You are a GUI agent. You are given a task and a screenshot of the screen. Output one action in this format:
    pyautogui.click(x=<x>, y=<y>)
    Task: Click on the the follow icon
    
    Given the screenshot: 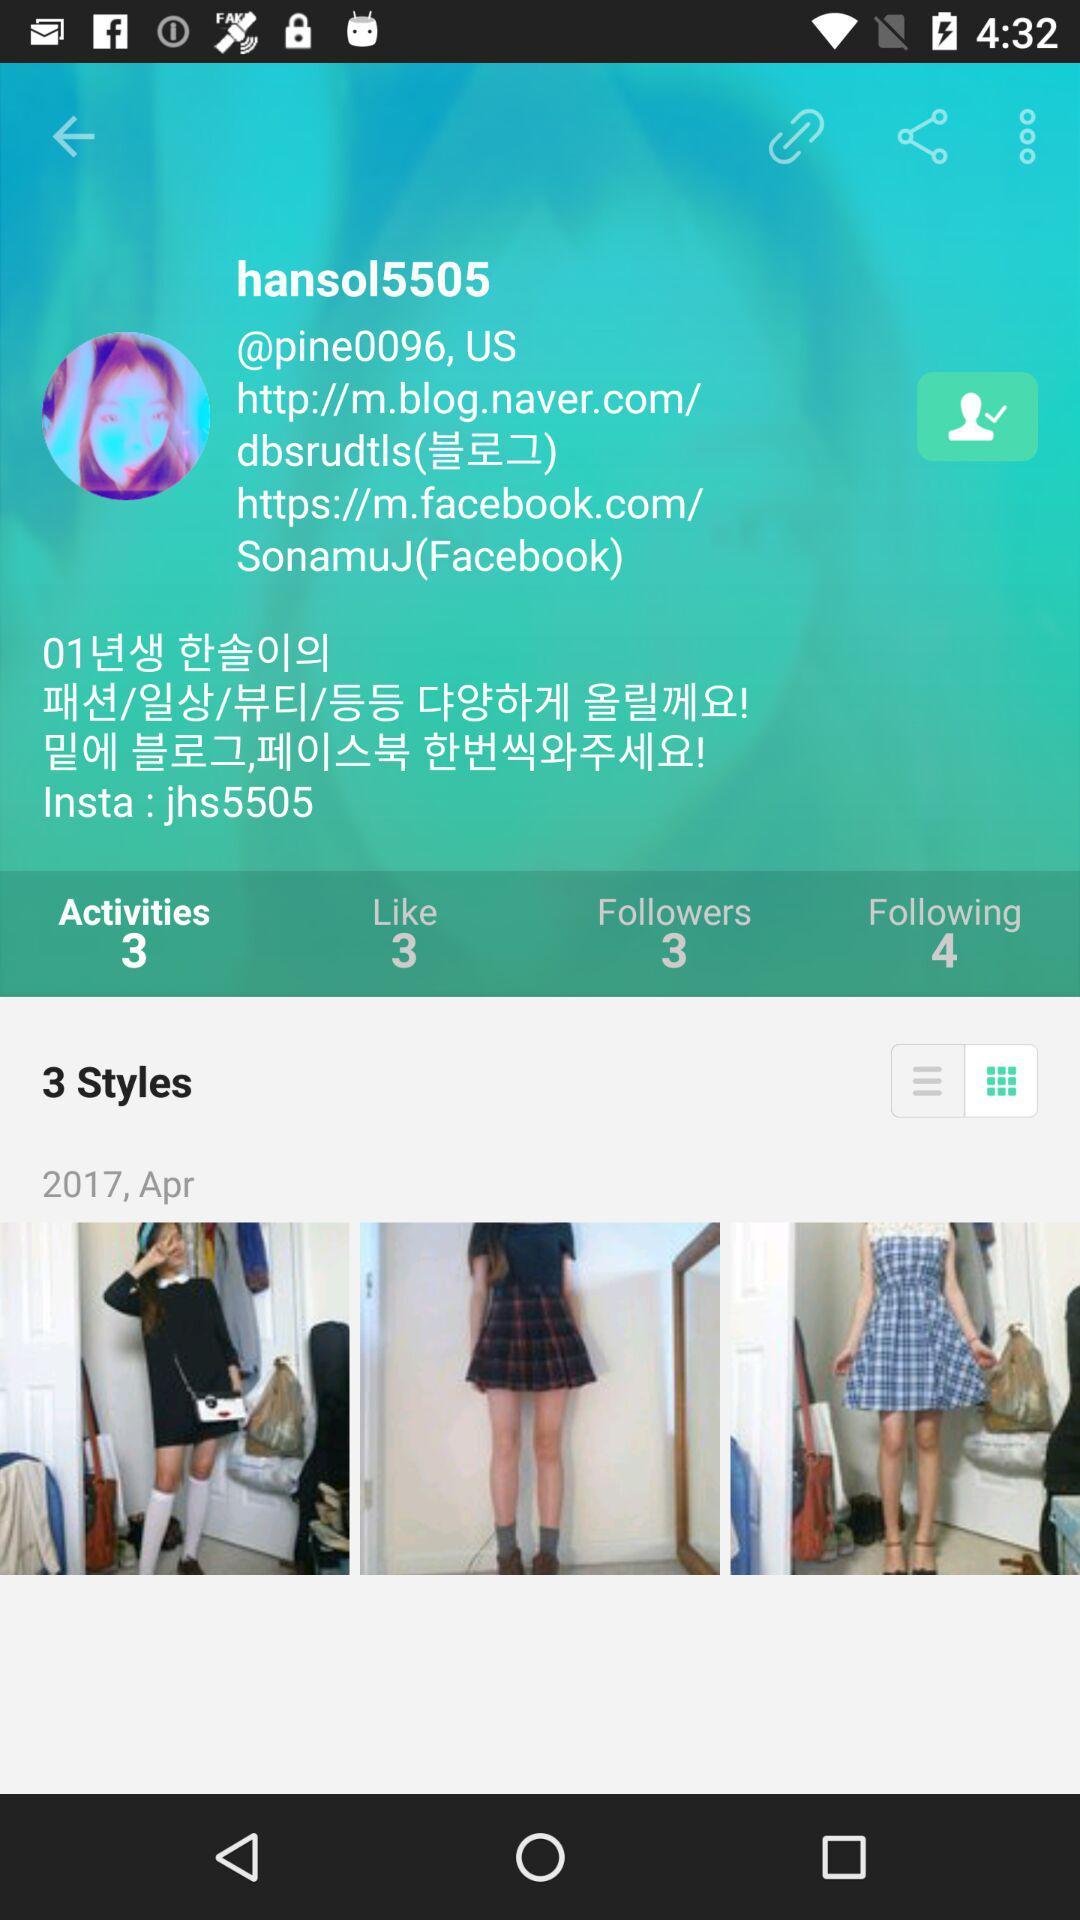 What is the action you would take?
    pyautogui.click(x=976, y=415)
    